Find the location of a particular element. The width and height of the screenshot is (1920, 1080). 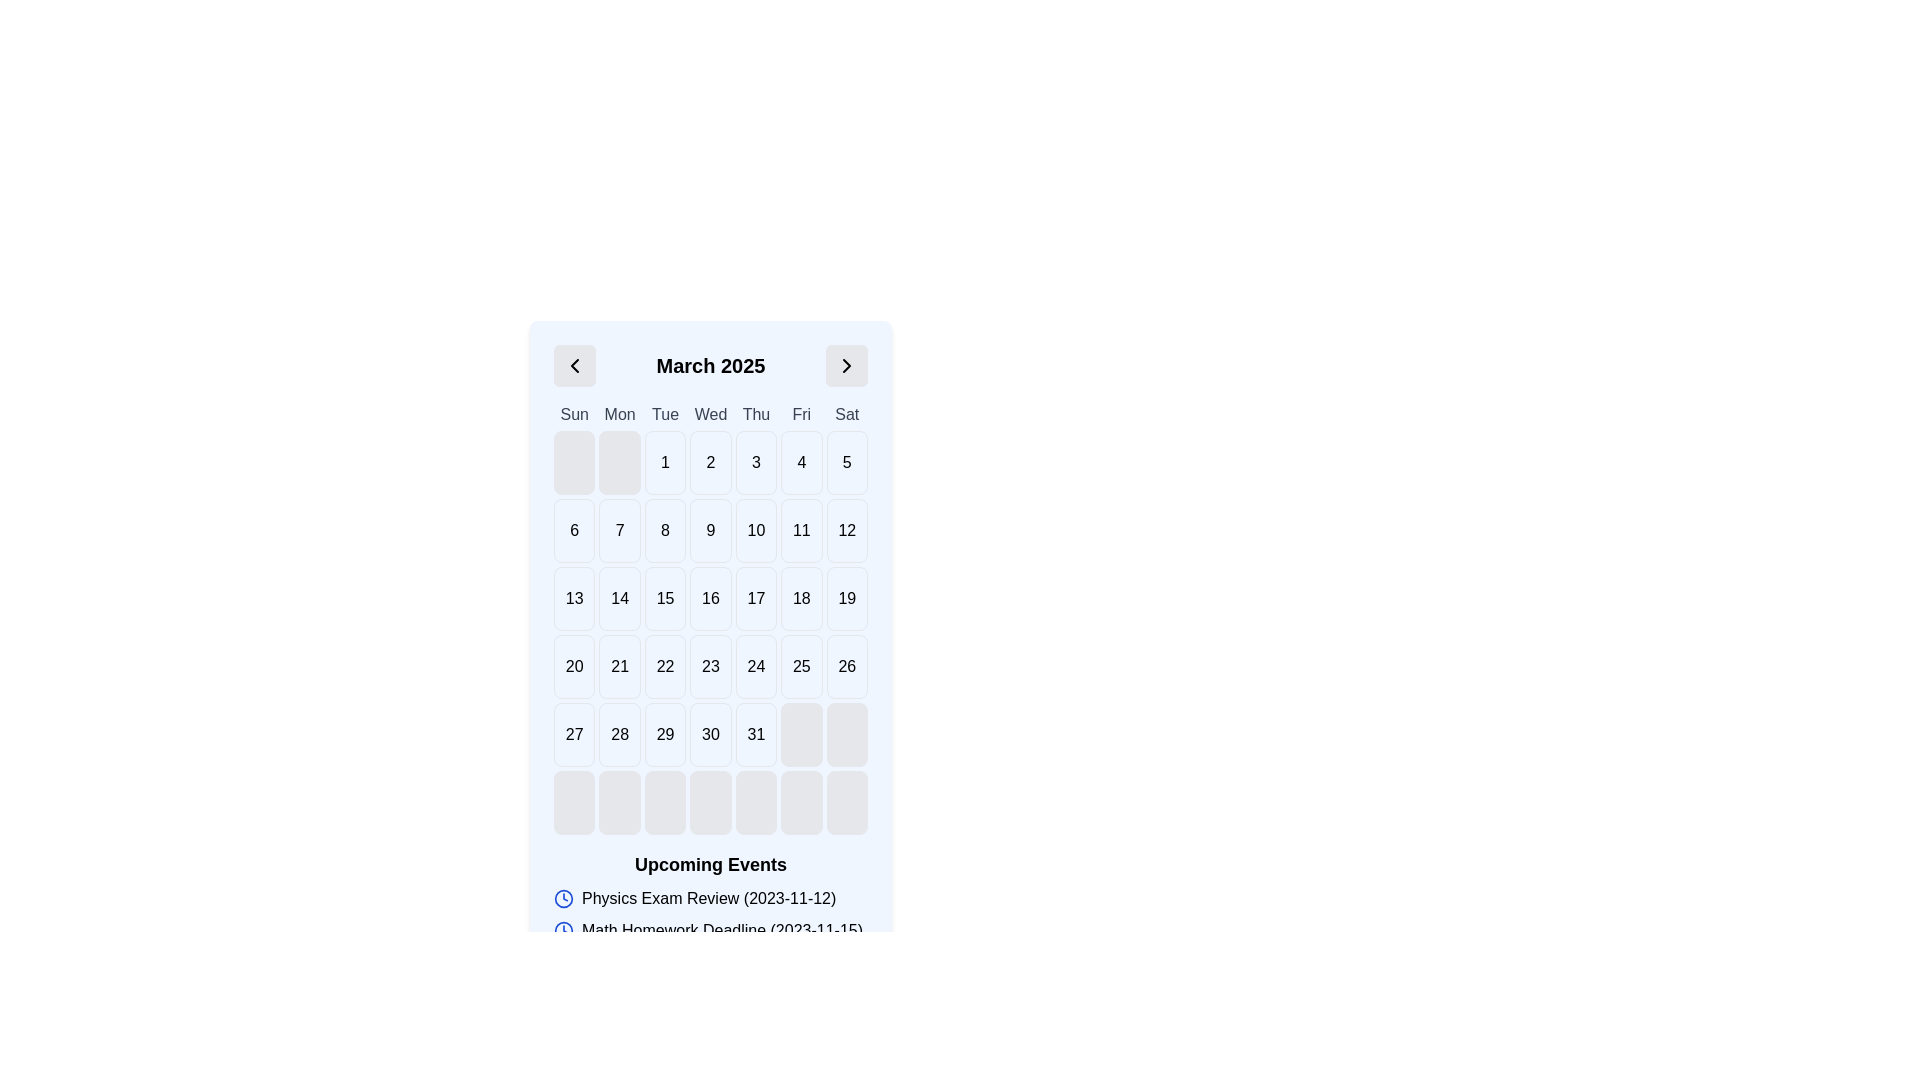

the circular boundary of the clock icon located at the bottom of the calendar interface, adjacent to the text 'Physics Exam Review (2023-11-12)' is located at coordinates (563, 897).